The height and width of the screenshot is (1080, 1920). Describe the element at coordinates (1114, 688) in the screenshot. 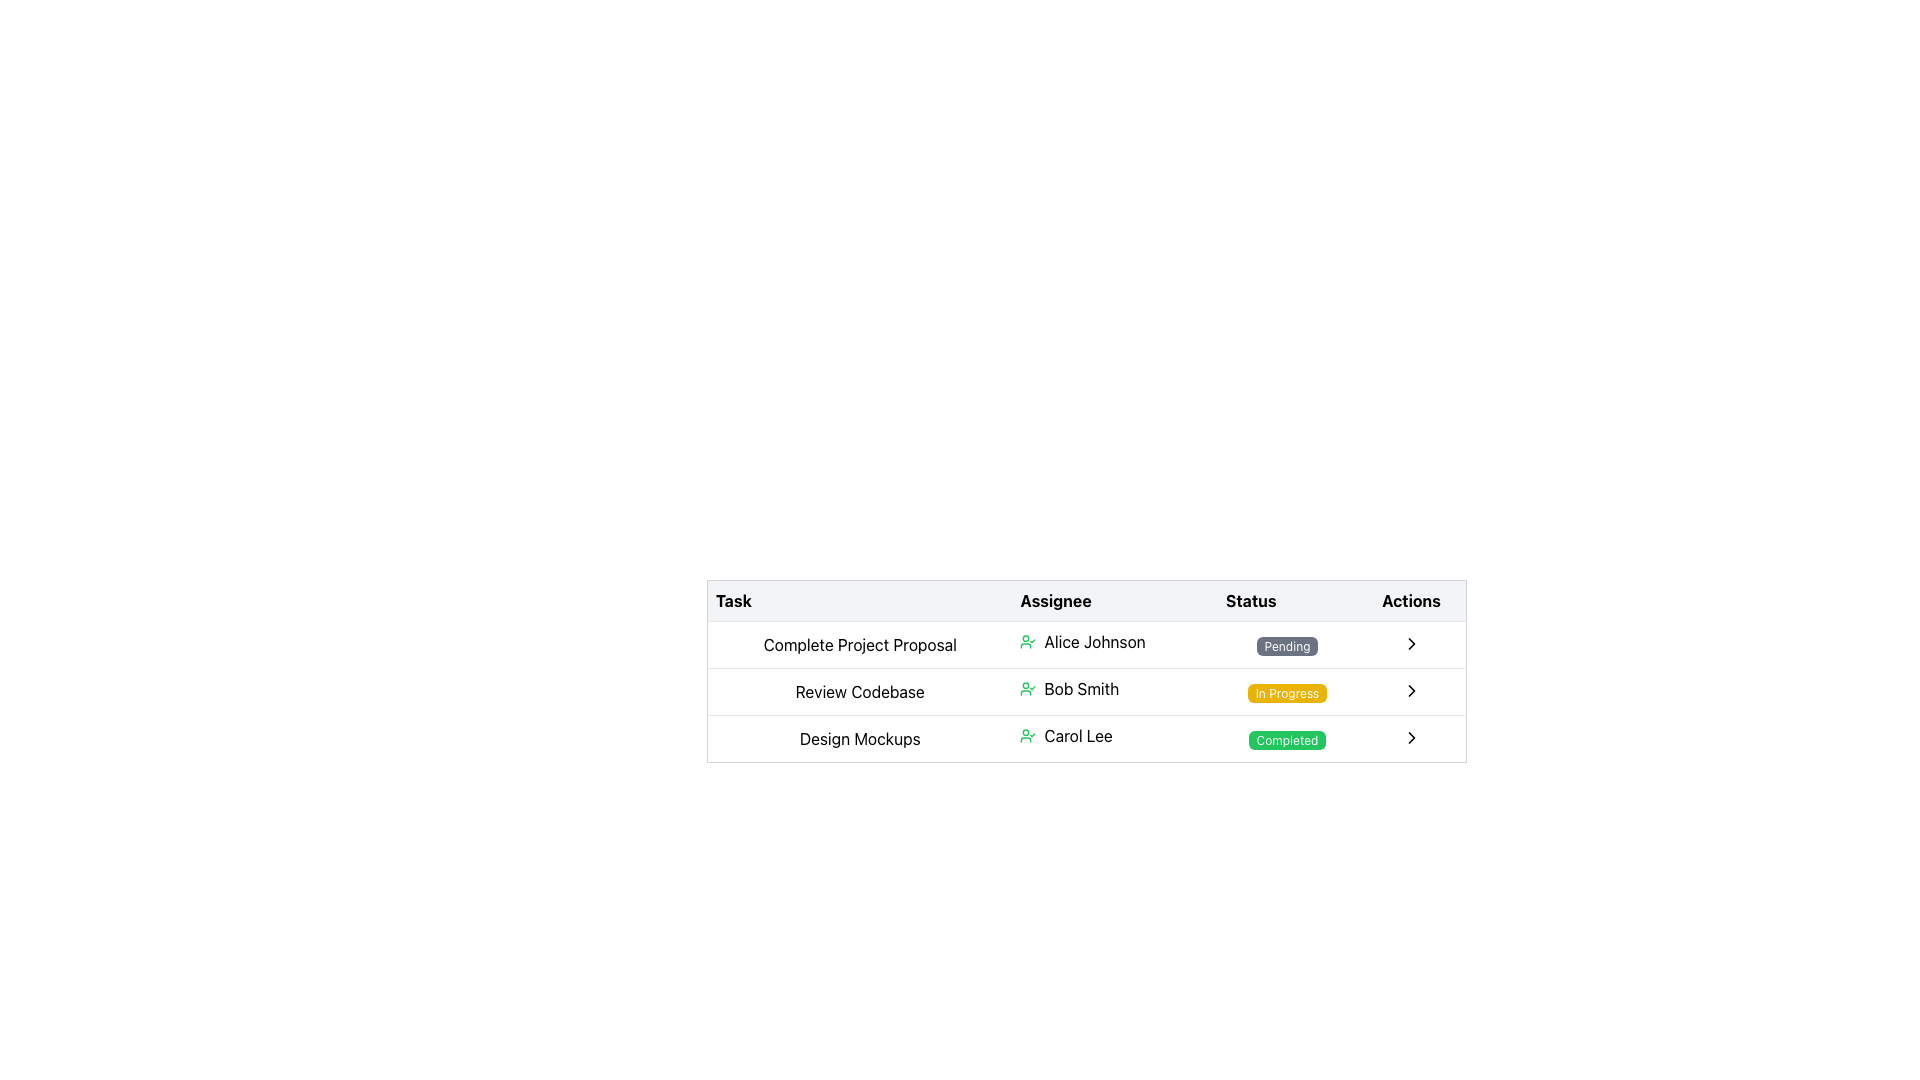

I see `the Label with Icon that identifies the assignee of the task 'Review Codebase' in the second column of the second row in the table layout` at that location.